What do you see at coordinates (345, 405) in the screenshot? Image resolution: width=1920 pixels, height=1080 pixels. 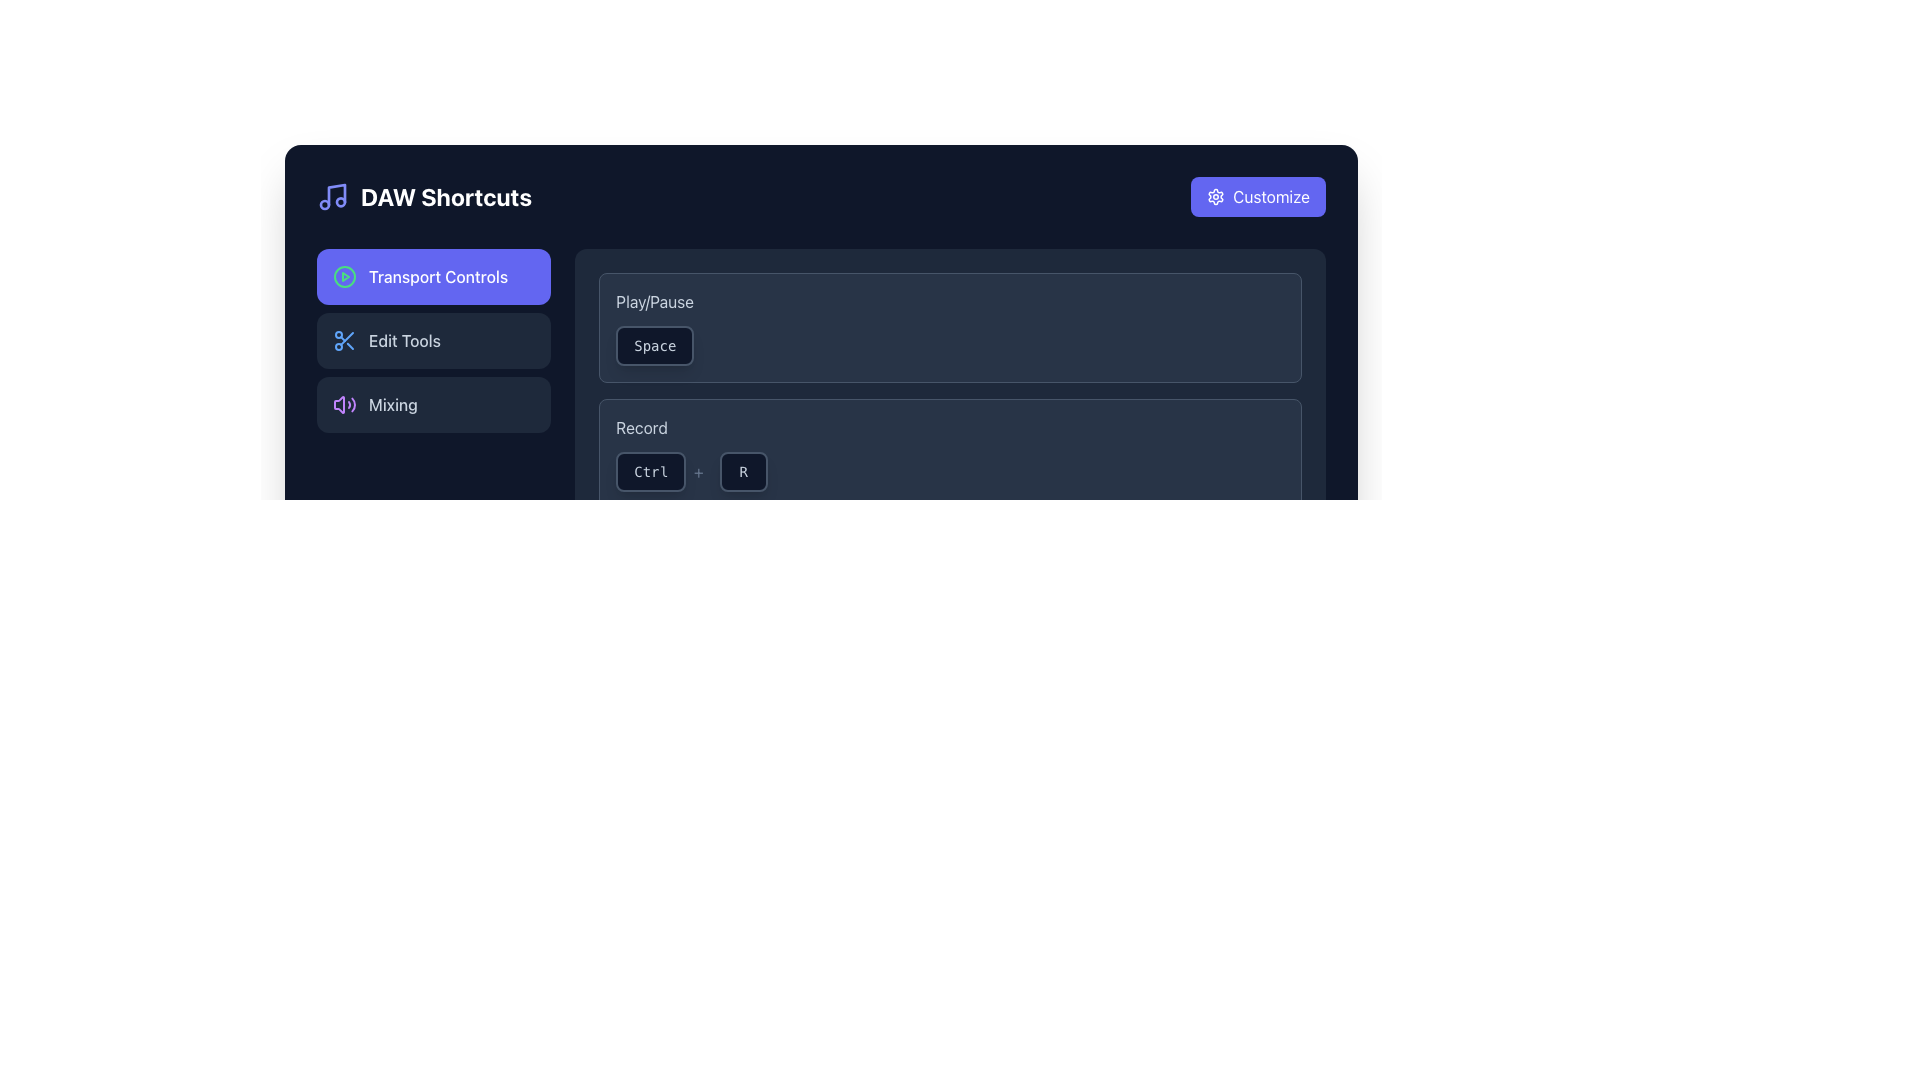 I see `the purple volume icon with sound waves` at bounding box center [345, 405].